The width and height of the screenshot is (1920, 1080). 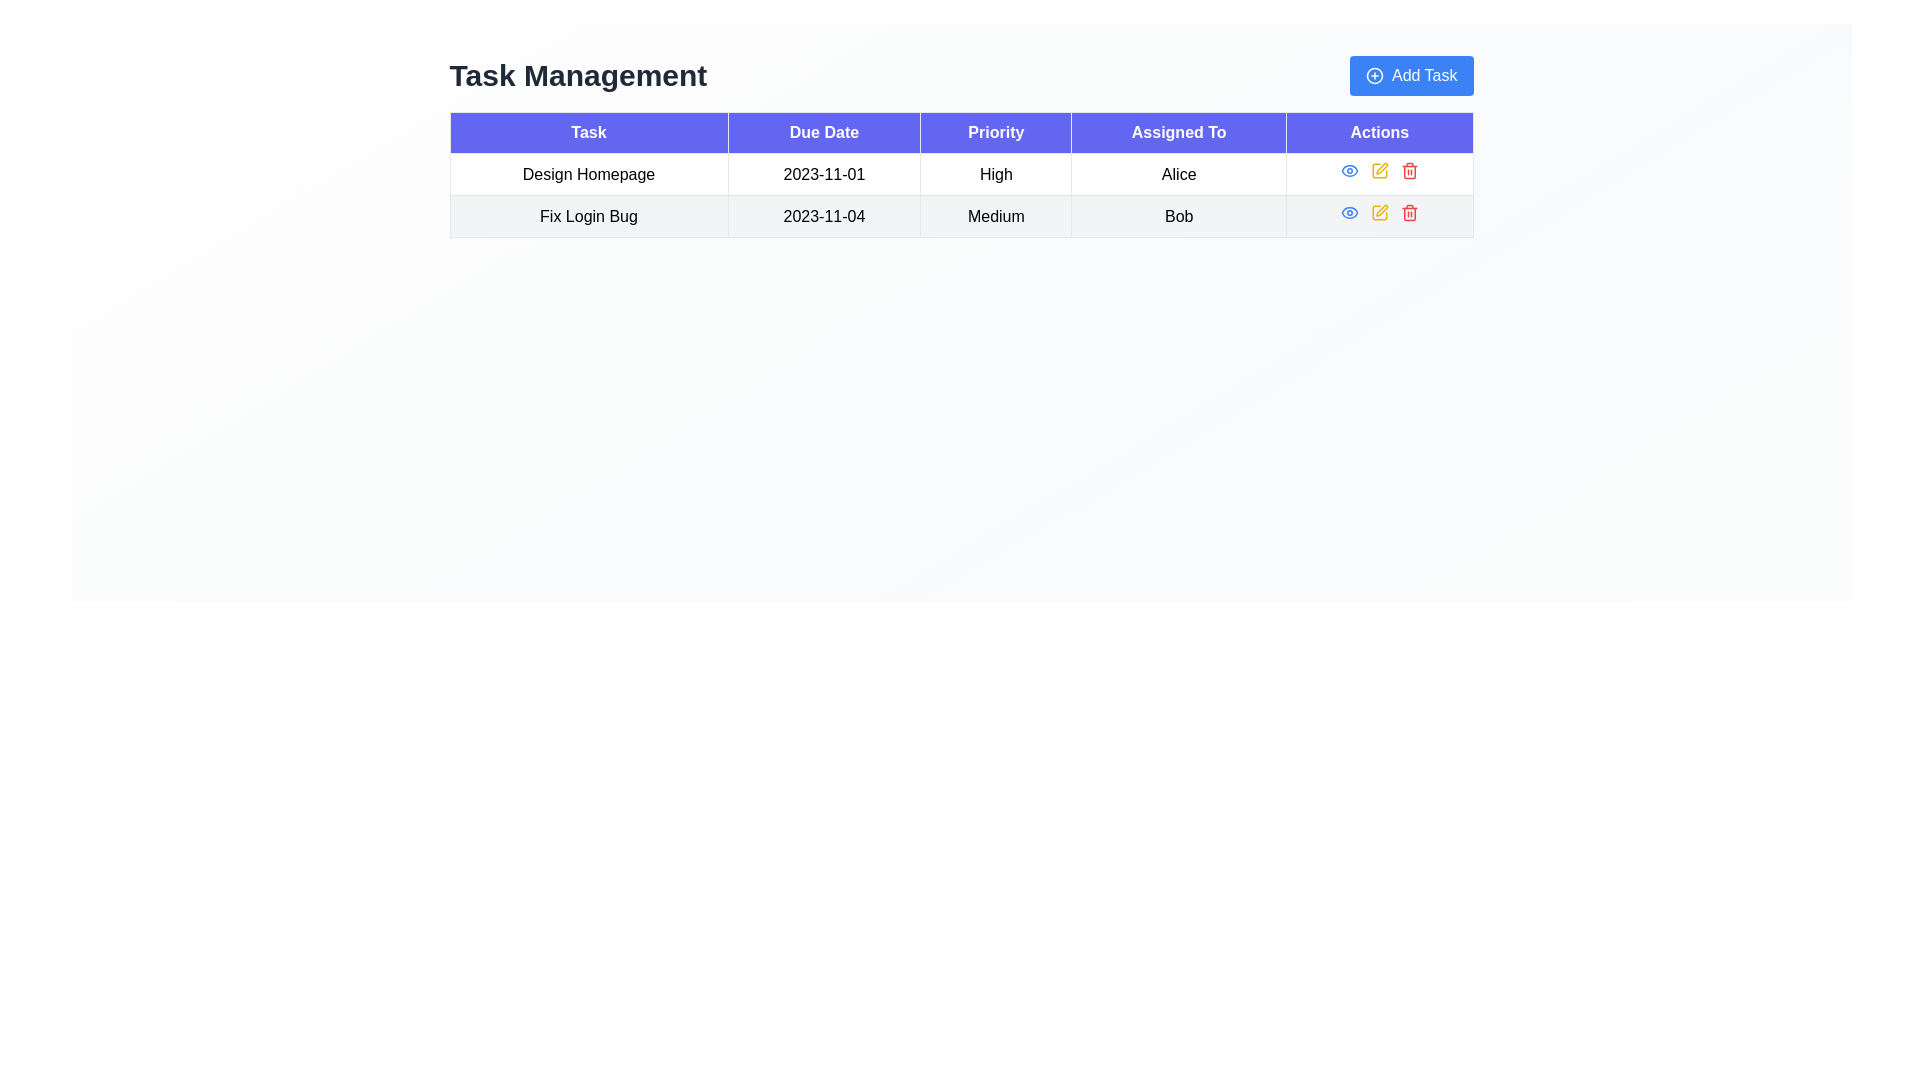 What do you see at coordinates (824, 173) in the screenshot?
I see `the due date cell in the second column of the first data row, which serves as a visual indicator of the task deadline` at bounding box center [824, 173].